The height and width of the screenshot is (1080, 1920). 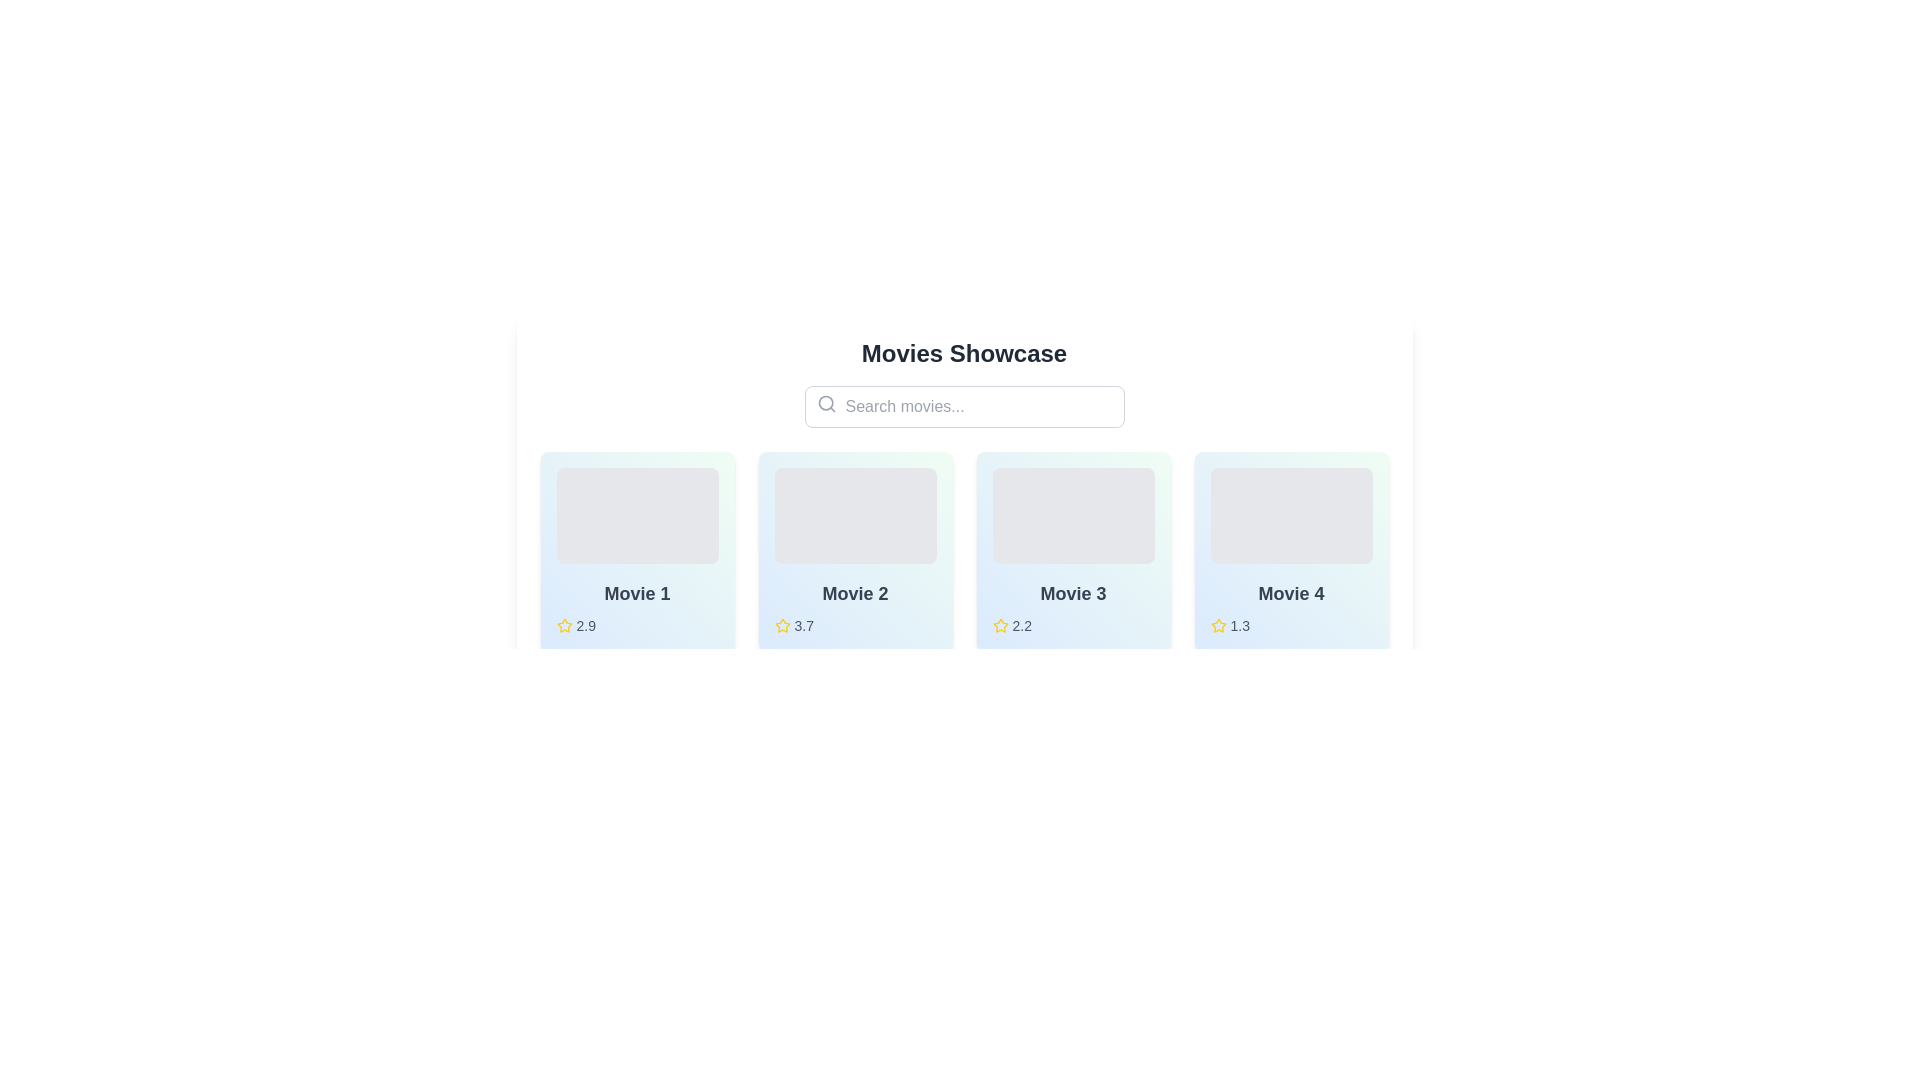 I want to click on the static text label displaying 'Movie 2', which is styled in bold, large dark gray font and is located in the second card of a horizontal collection of movie cards, so click(x=855, y=593).